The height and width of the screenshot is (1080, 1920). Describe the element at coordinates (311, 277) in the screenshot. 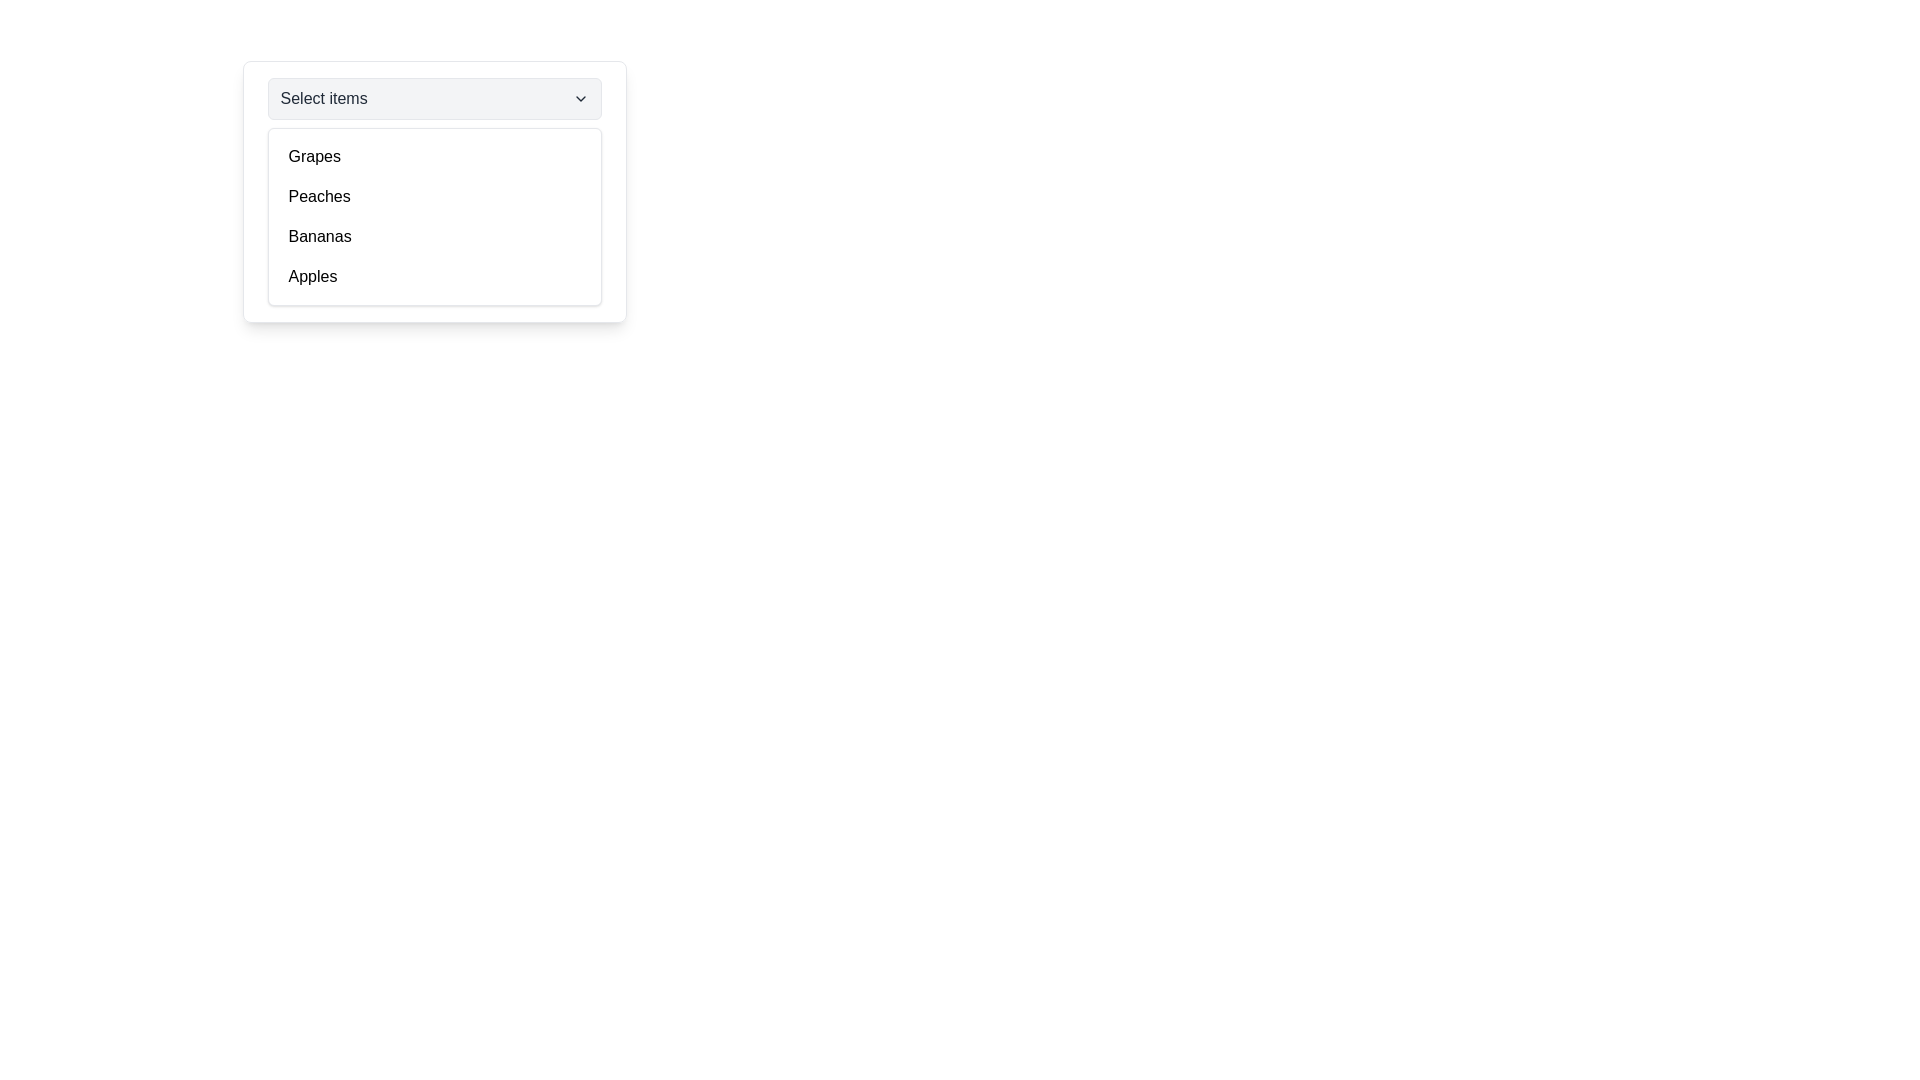

I see `the 'Apples' dropdown menu item, which is the fourth item in the dropdown list styled with a standard sans-serif font` at that location.